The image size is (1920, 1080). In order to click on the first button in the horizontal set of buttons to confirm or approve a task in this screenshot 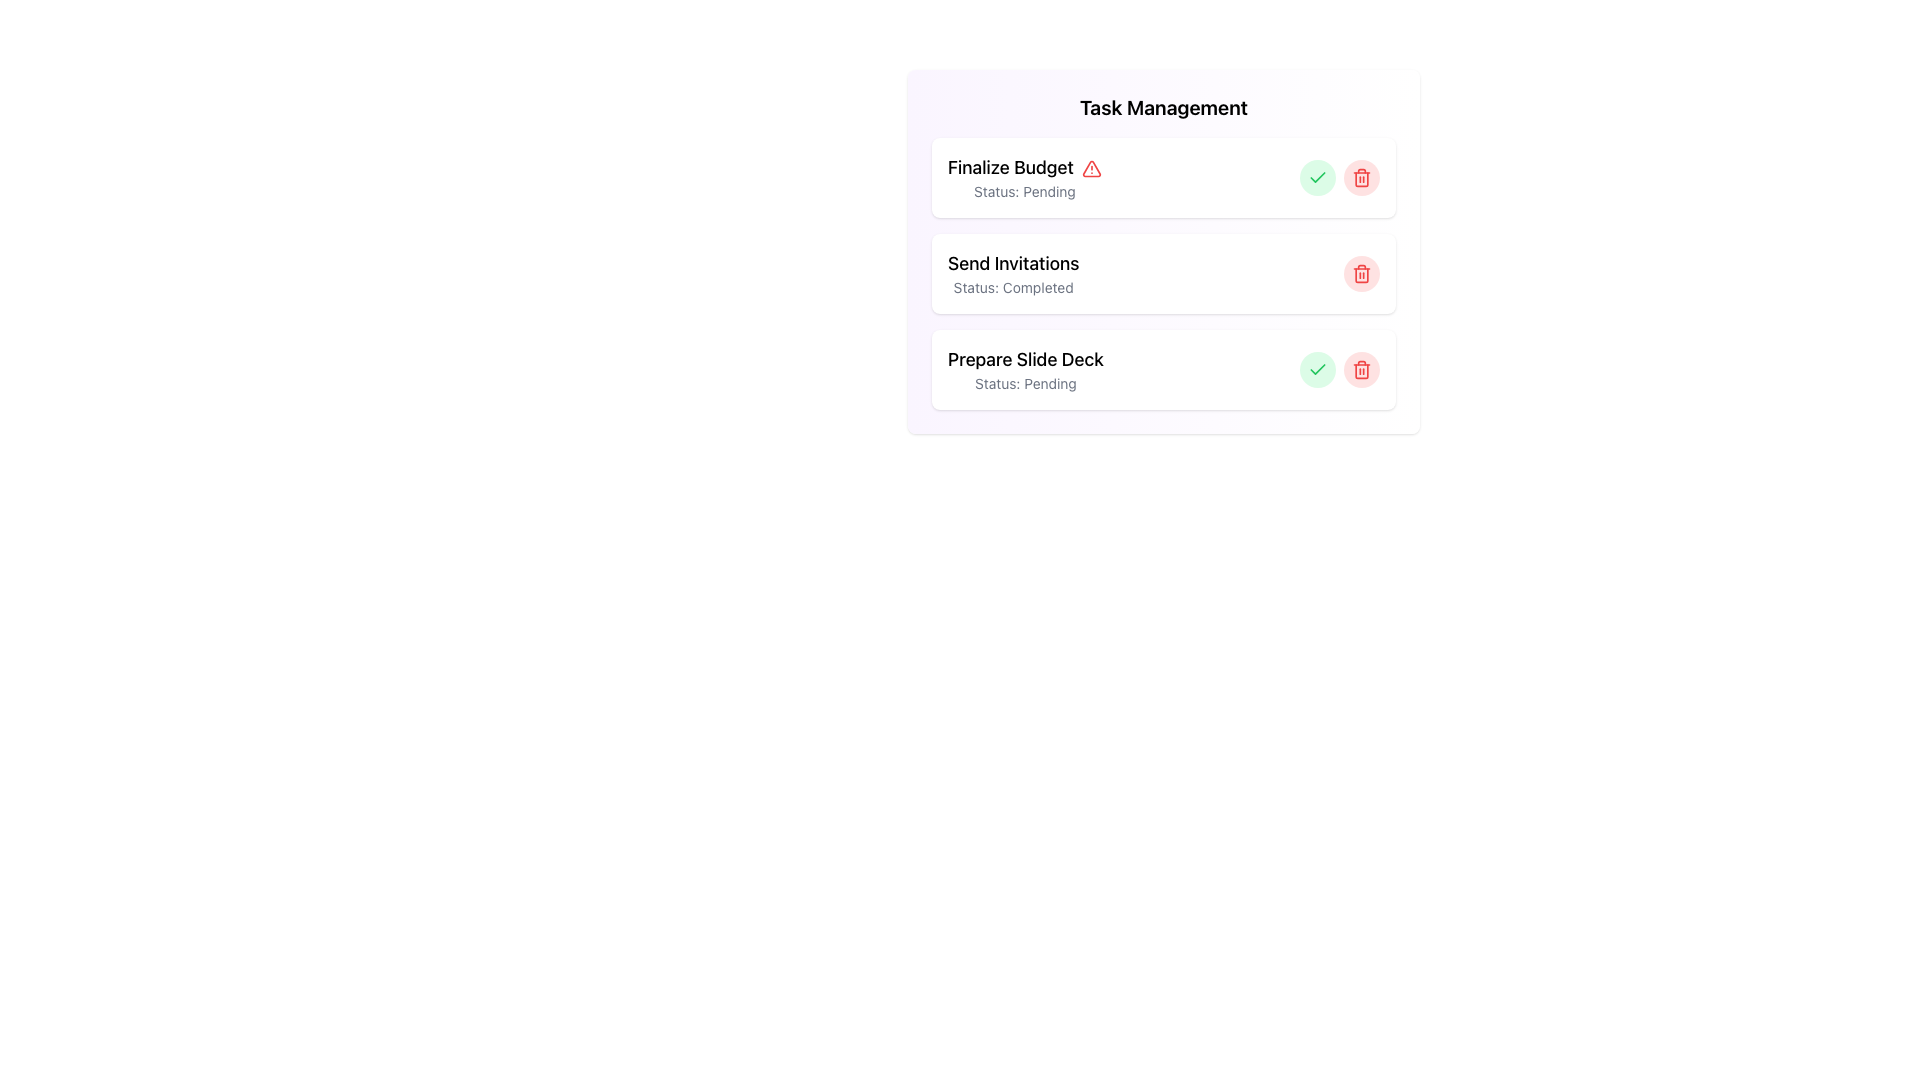, I will do `click(1318, 176)`.